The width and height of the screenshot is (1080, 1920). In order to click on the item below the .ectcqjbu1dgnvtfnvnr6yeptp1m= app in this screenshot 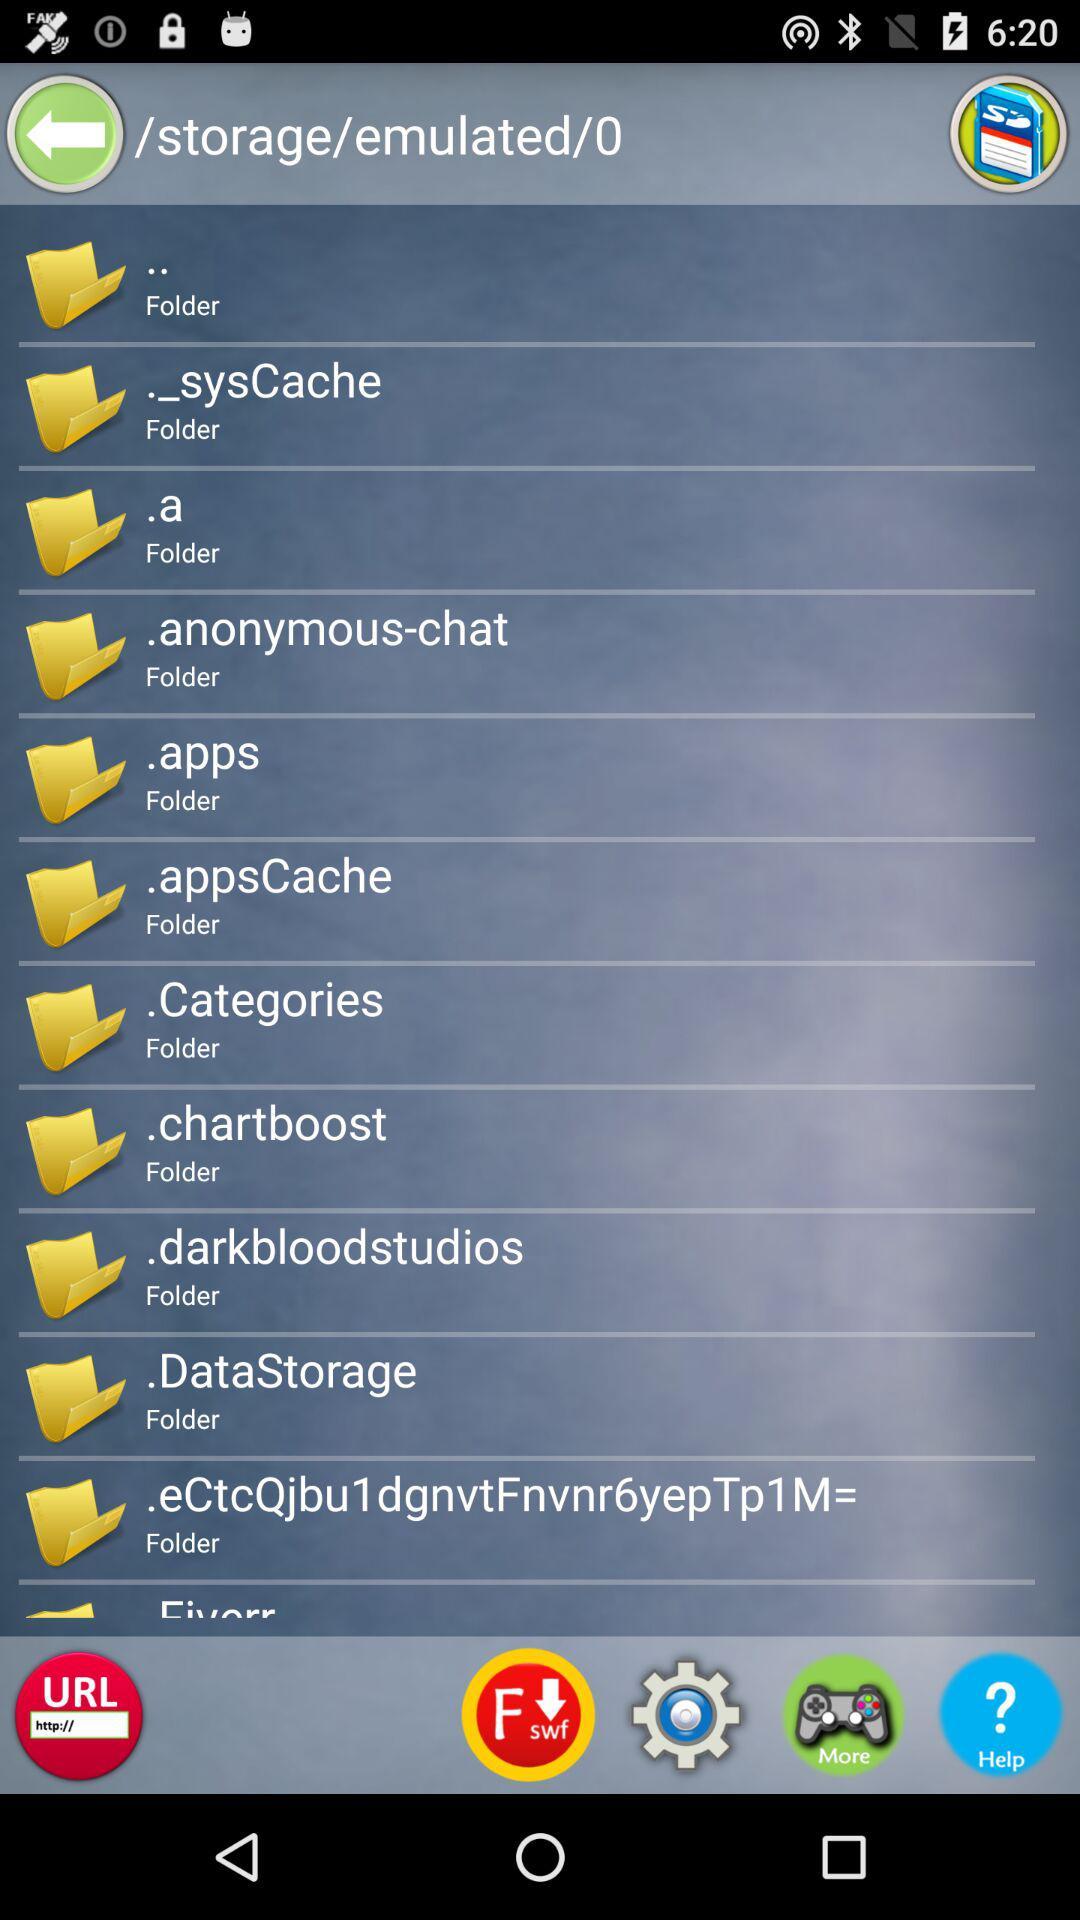, I will do `click(527, 1714)`.